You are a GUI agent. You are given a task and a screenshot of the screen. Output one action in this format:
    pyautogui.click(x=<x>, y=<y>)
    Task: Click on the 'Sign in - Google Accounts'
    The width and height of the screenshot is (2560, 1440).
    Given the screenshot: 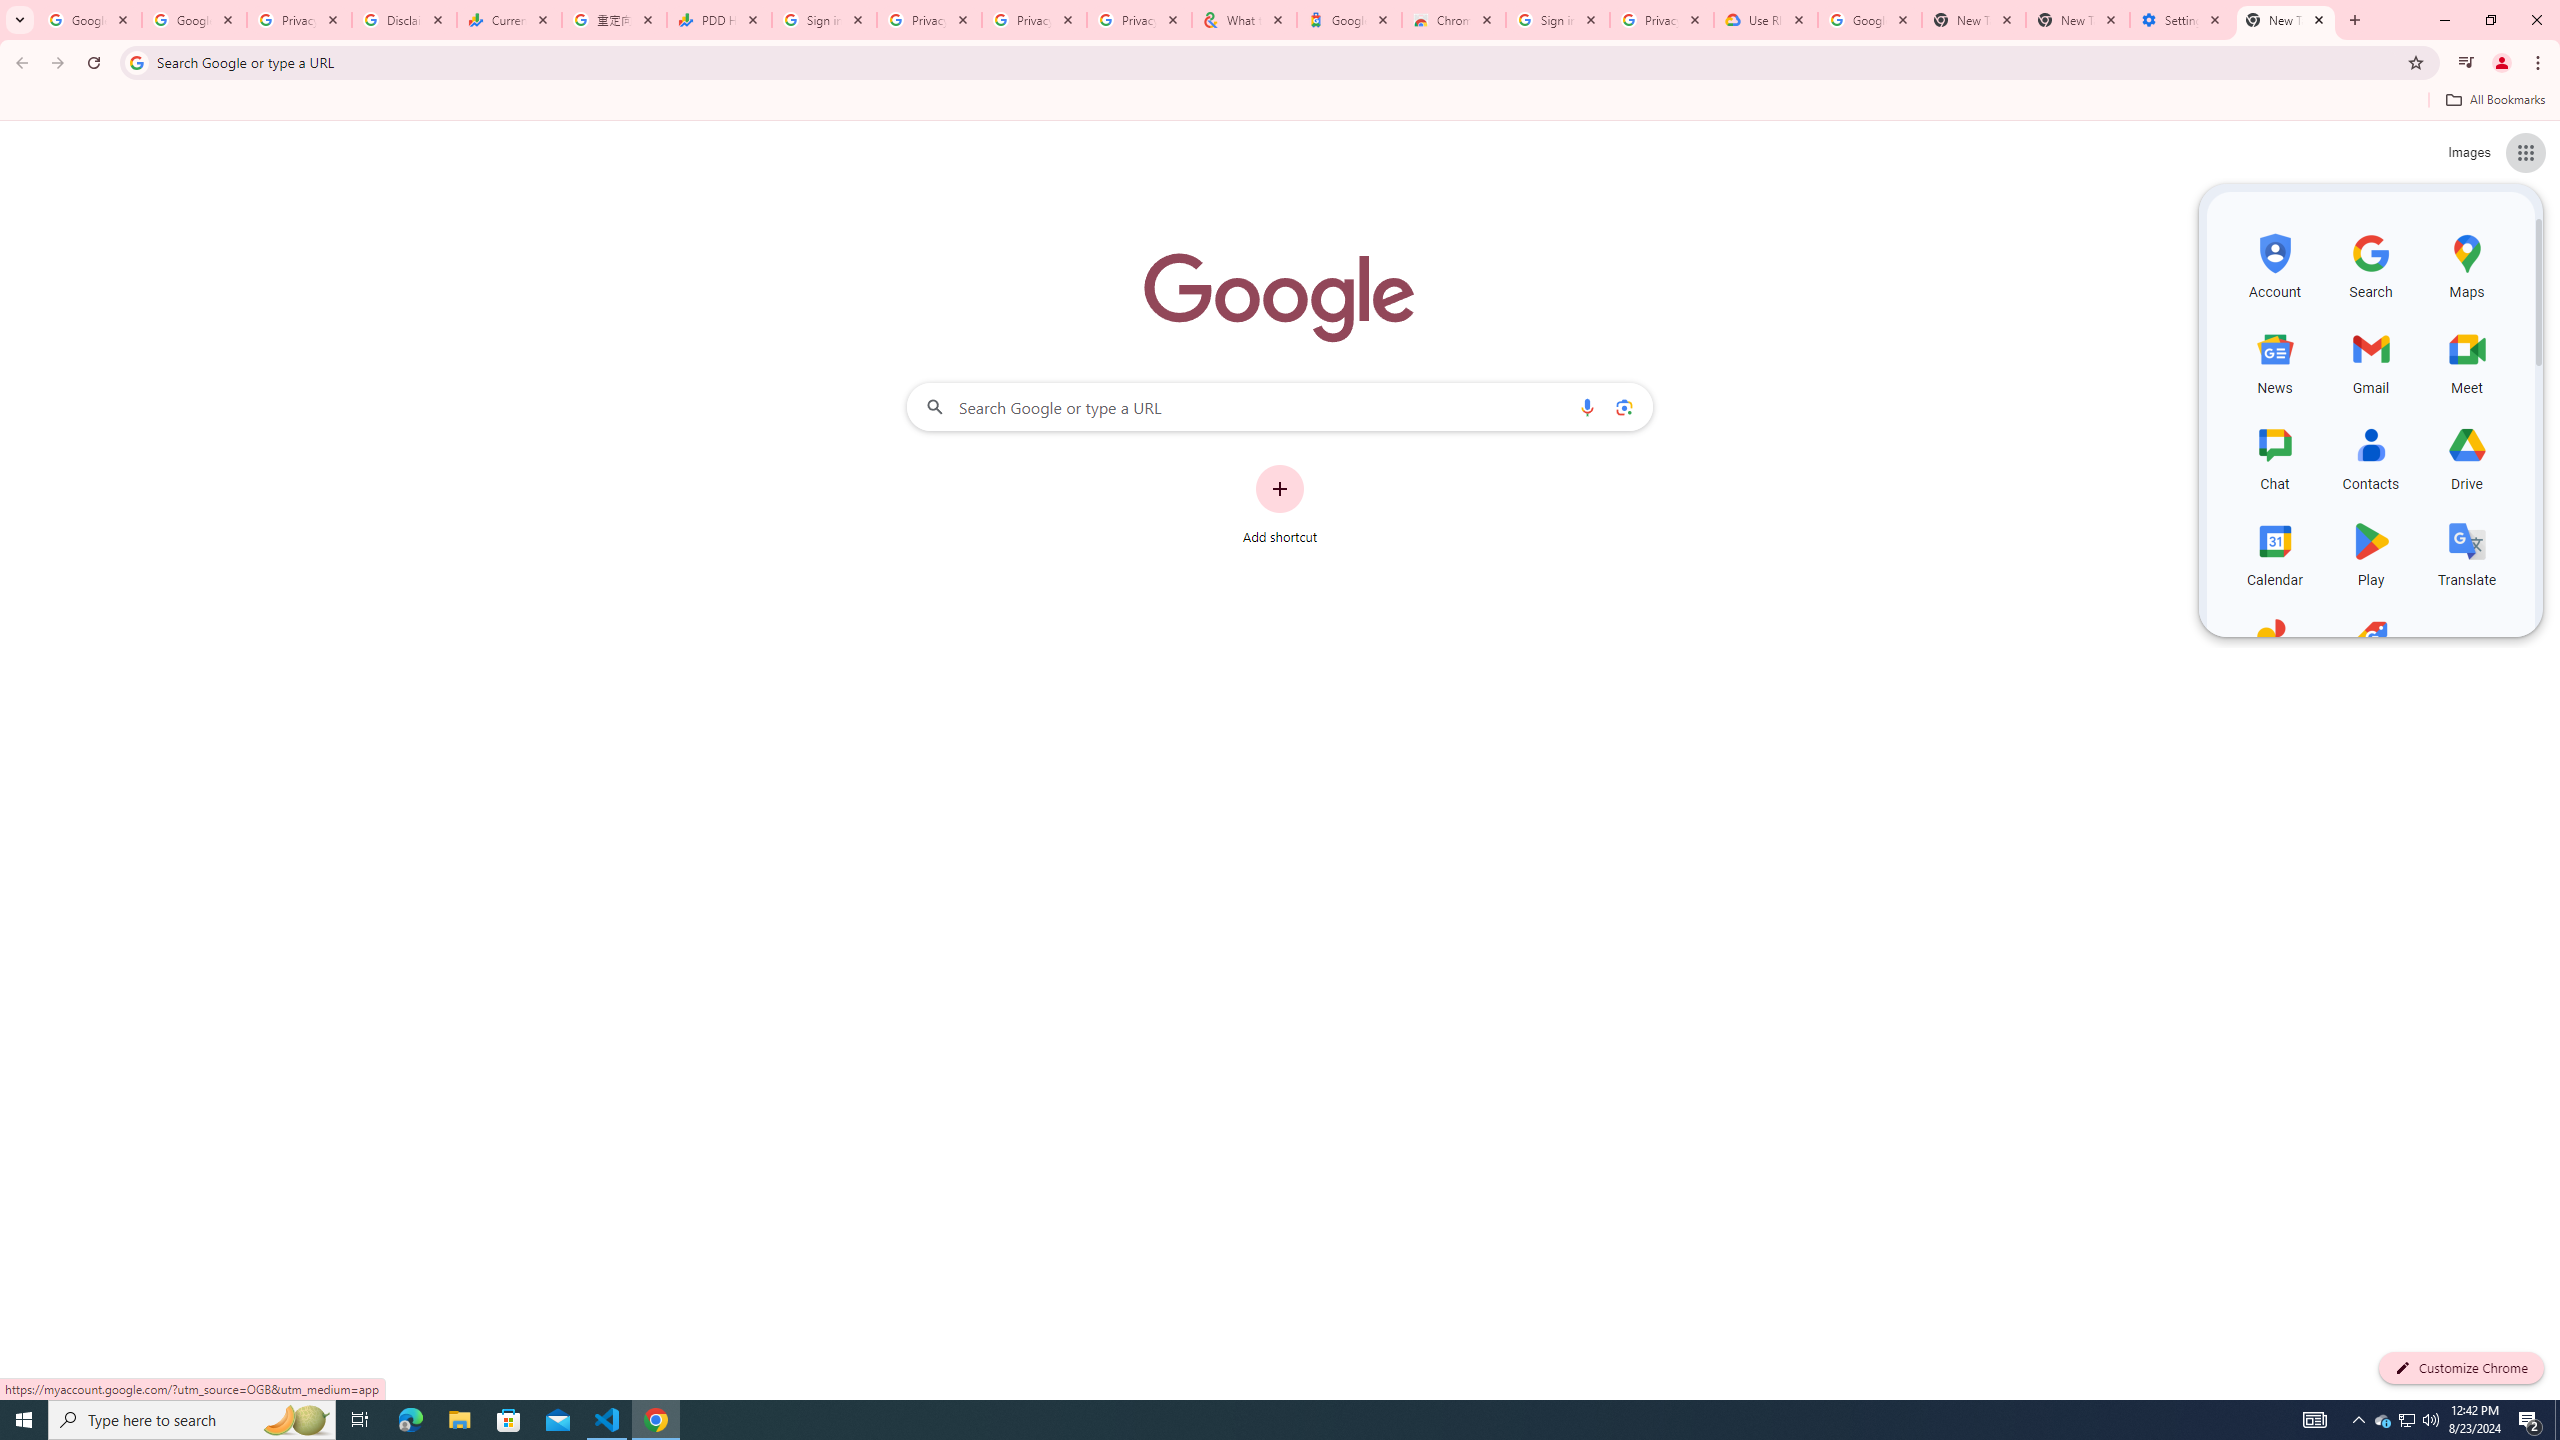 What is the action you would take?
    pyautogui.click(x=823, y=19)
    